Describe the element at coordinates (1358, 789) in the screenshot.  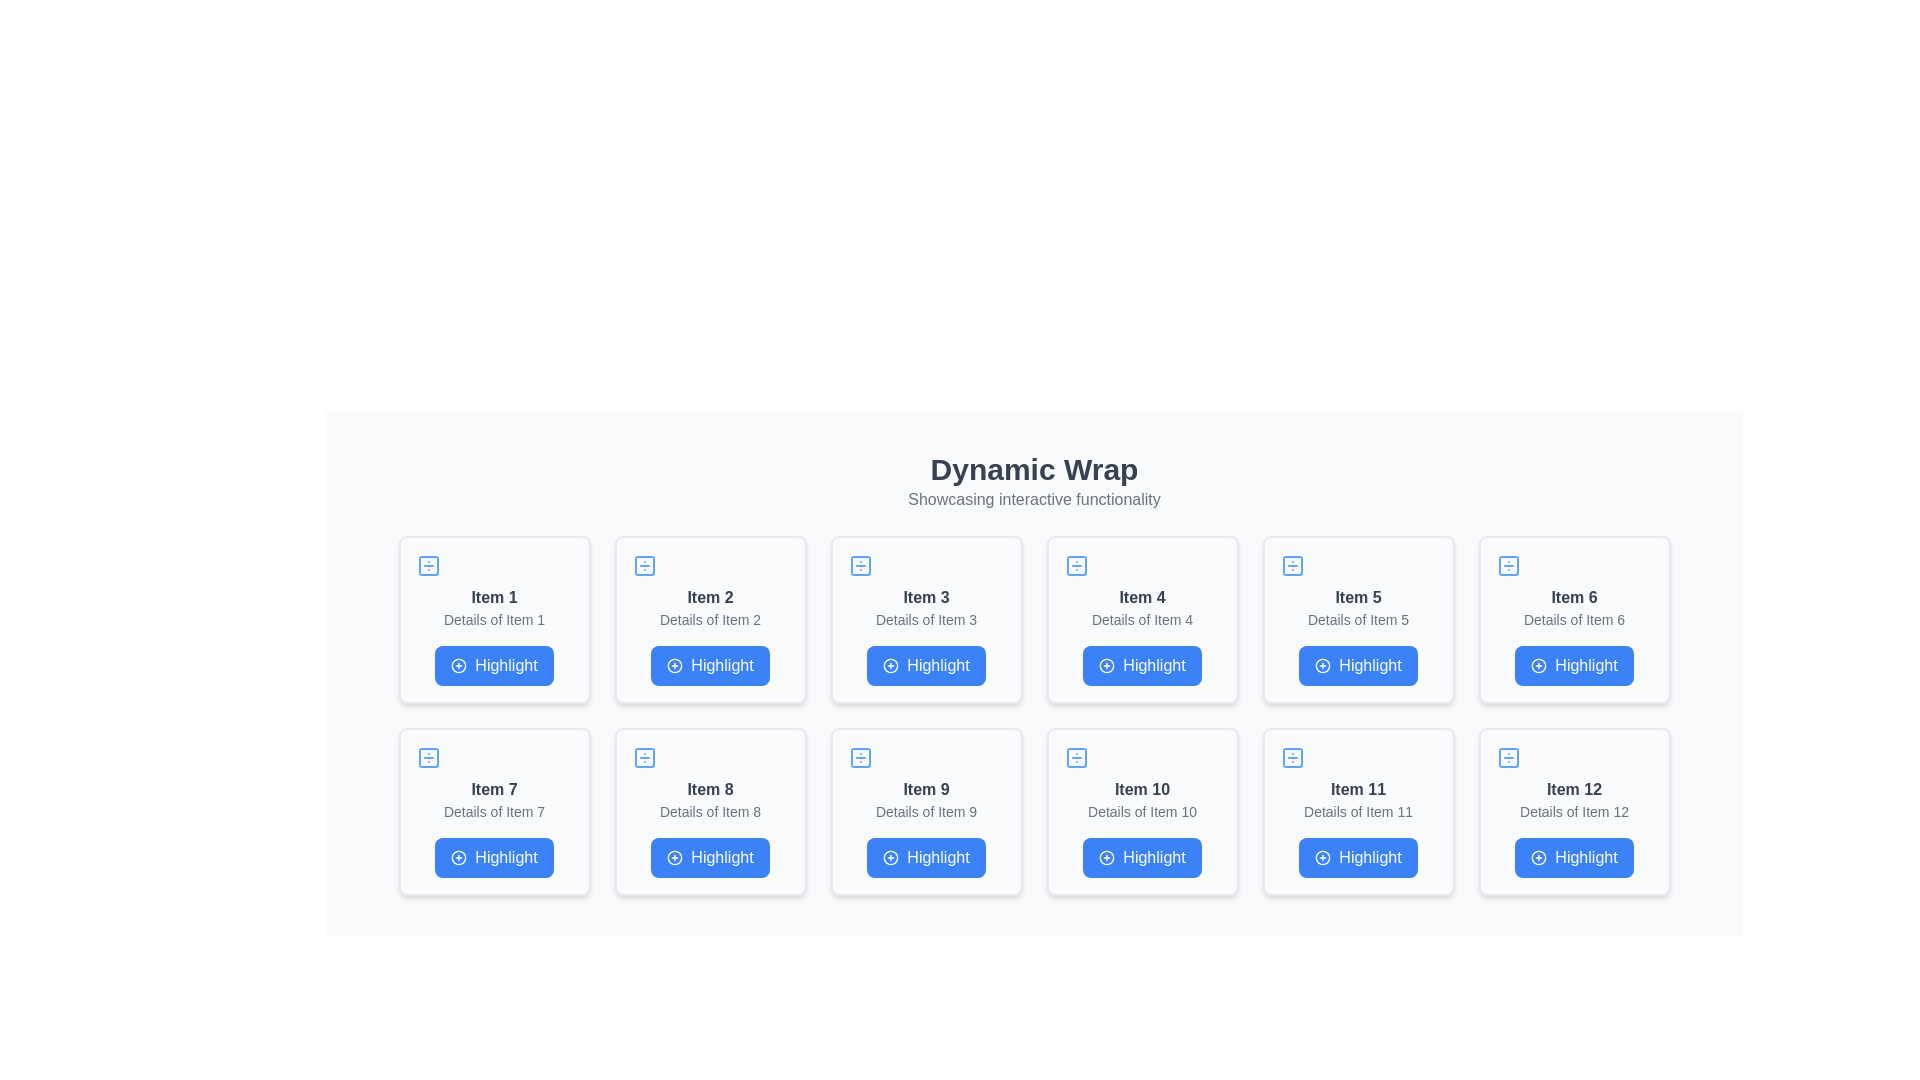
I see `the Text label that serves as the title for the card representing 'Item 11', located at the top-center of the card above the description text and below the graphic icon` at that location.